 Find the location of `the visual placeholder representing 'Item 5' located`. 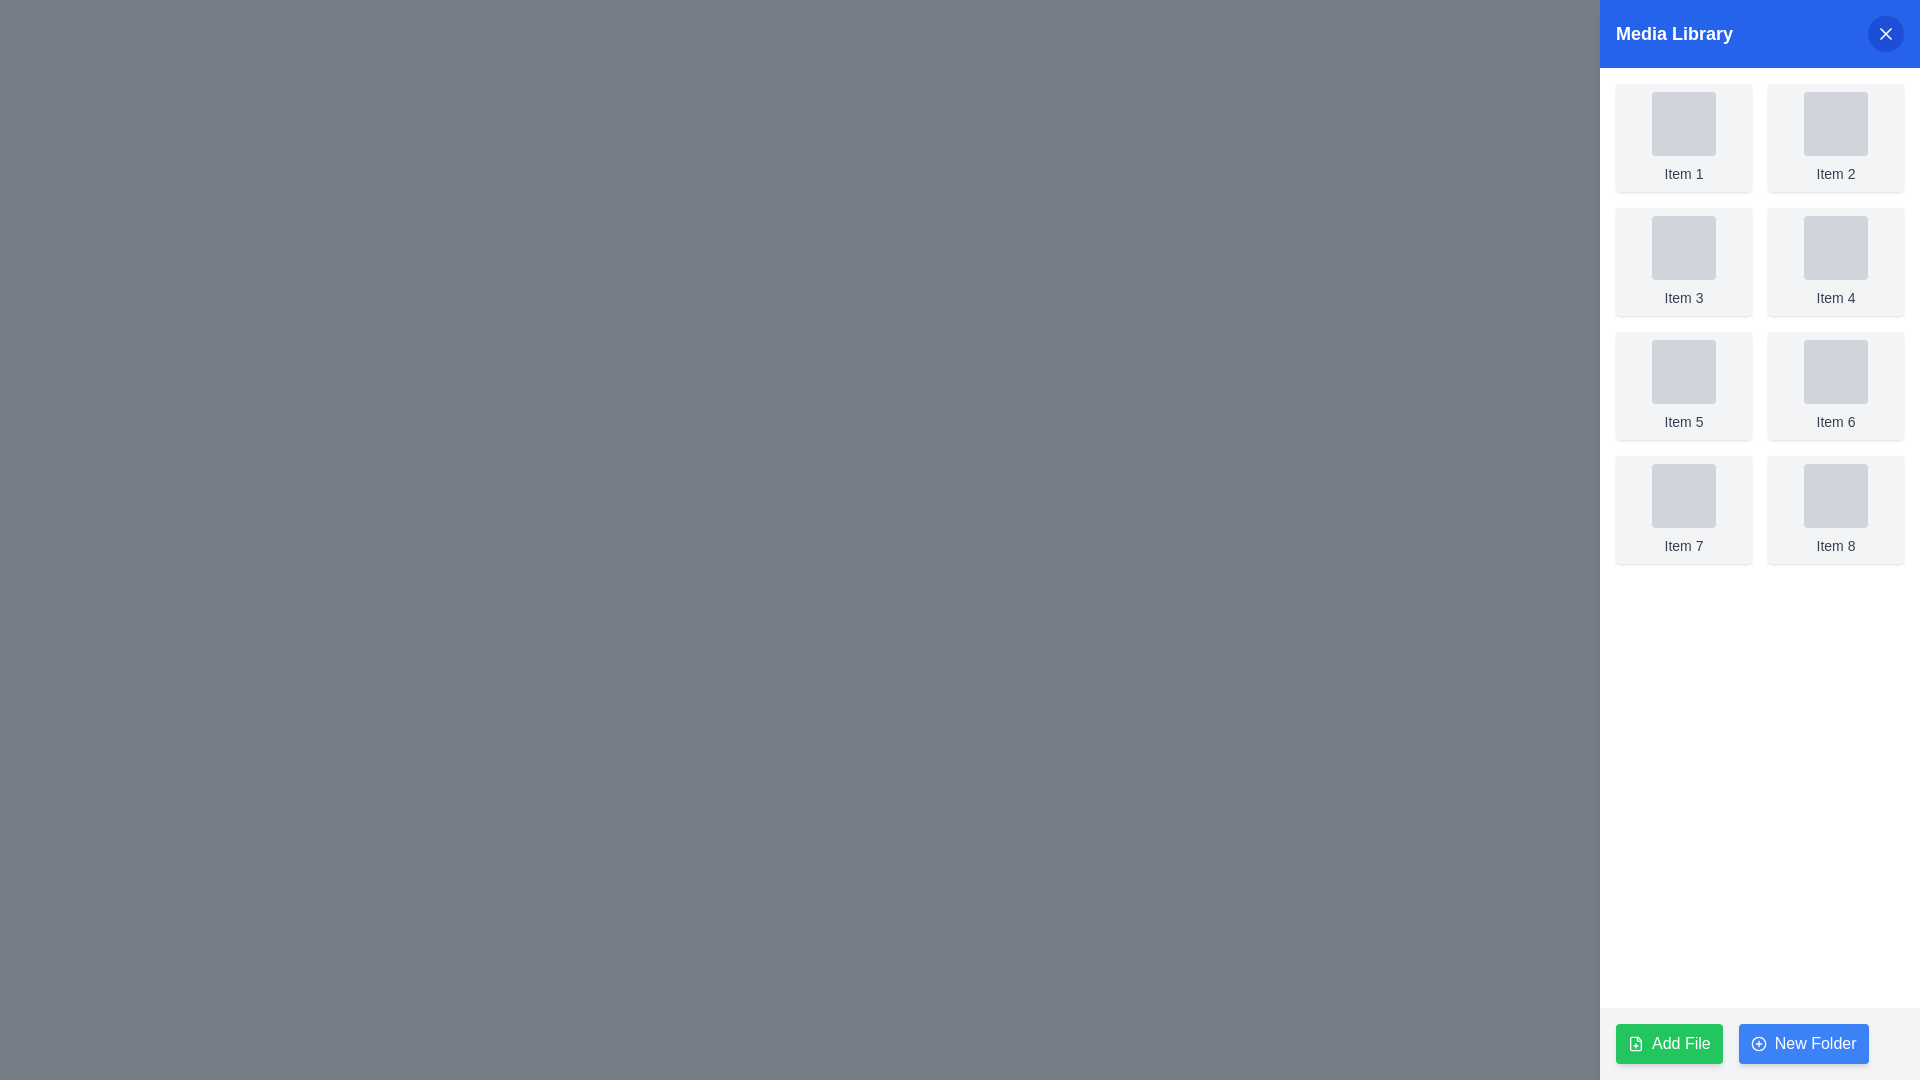

the visual placeholder representing 'Item 5' located is located at coordinates (1683, 371).